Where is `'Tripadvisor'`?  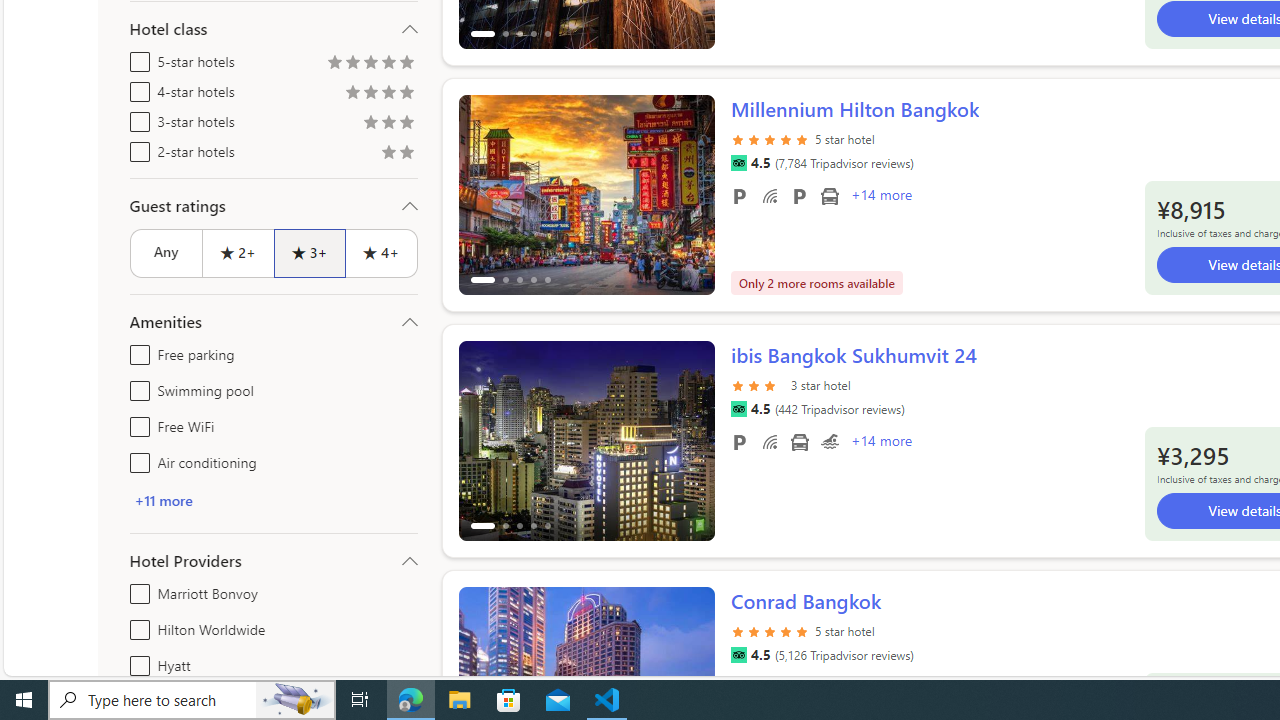
'Tripadvisor' is located at coordinates (737, 655).